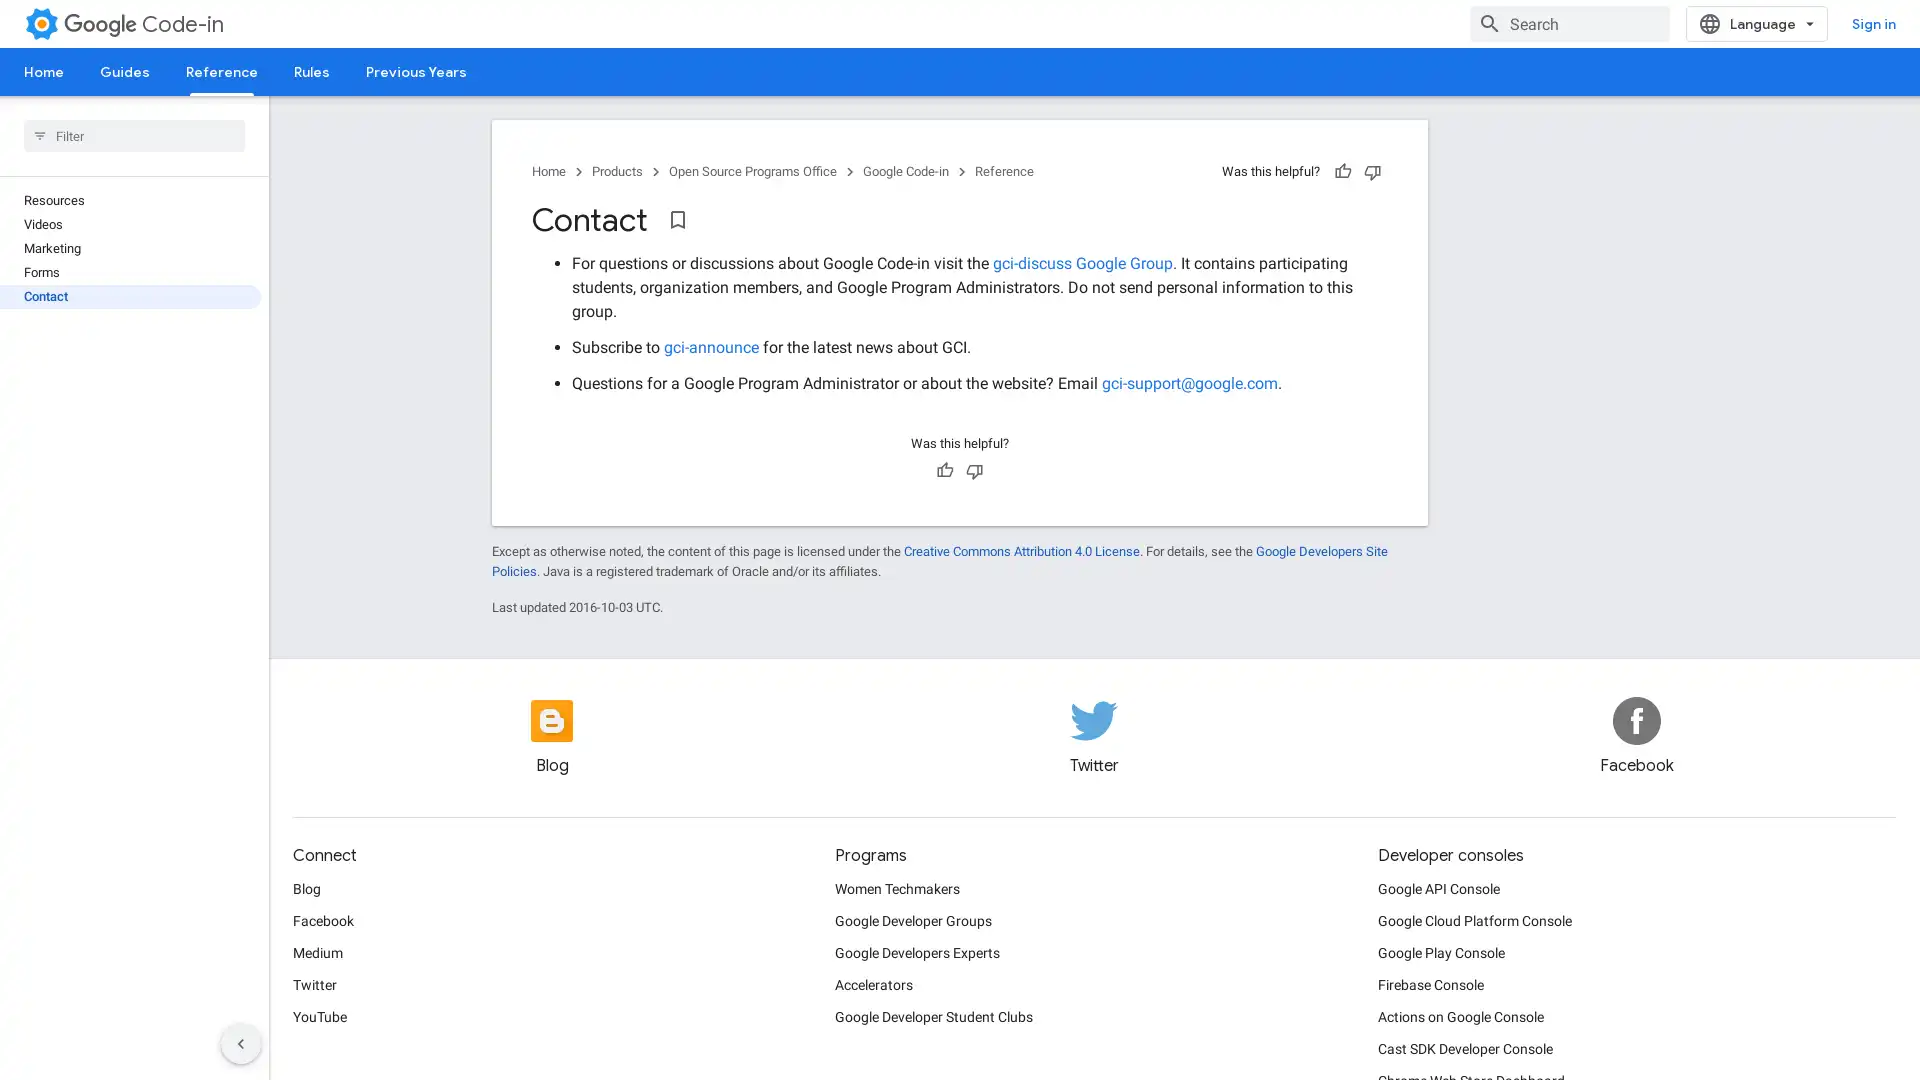 The height and width of the screenshot is (1080, 1920). Describe the element at coordinates (974, 470) in the screenshot. I see `Not helpful` at that location.